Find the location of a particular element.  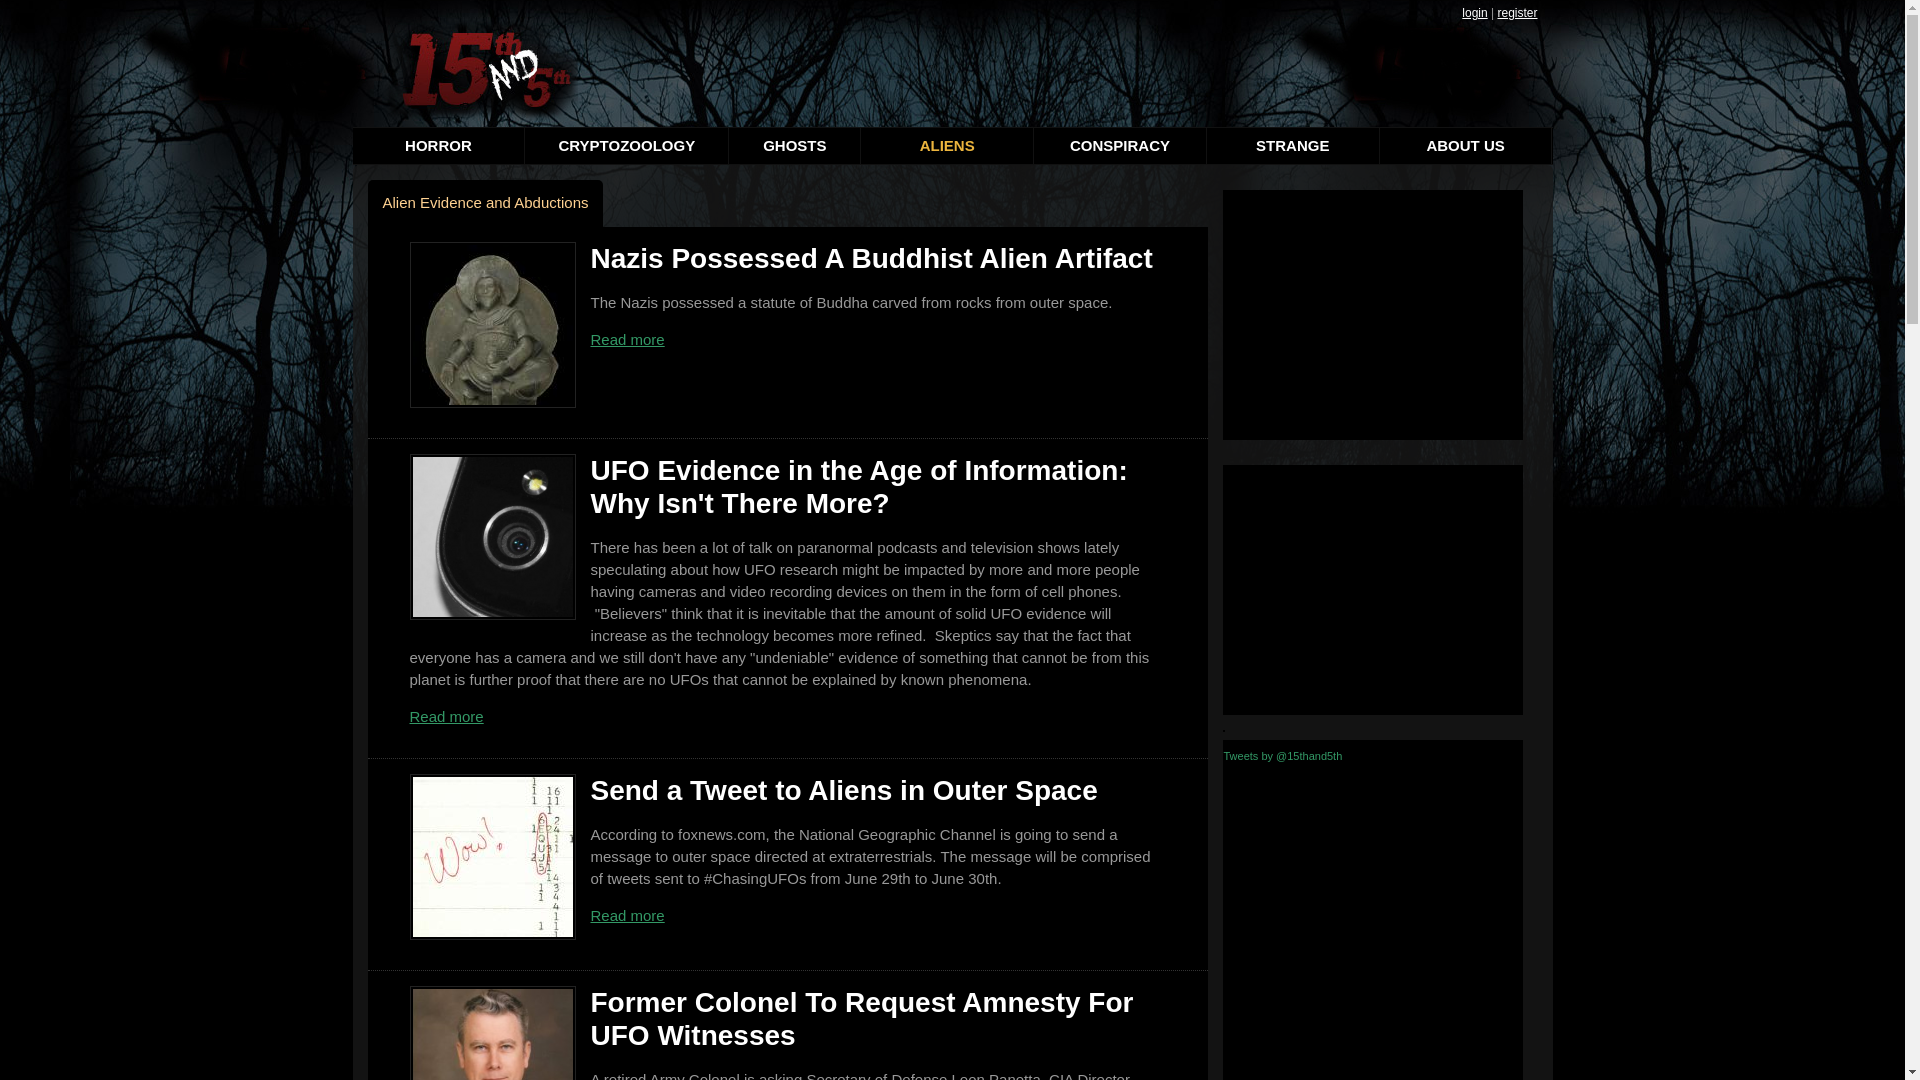

'CONSPIRACY' is located at coordinates (1120, 145).